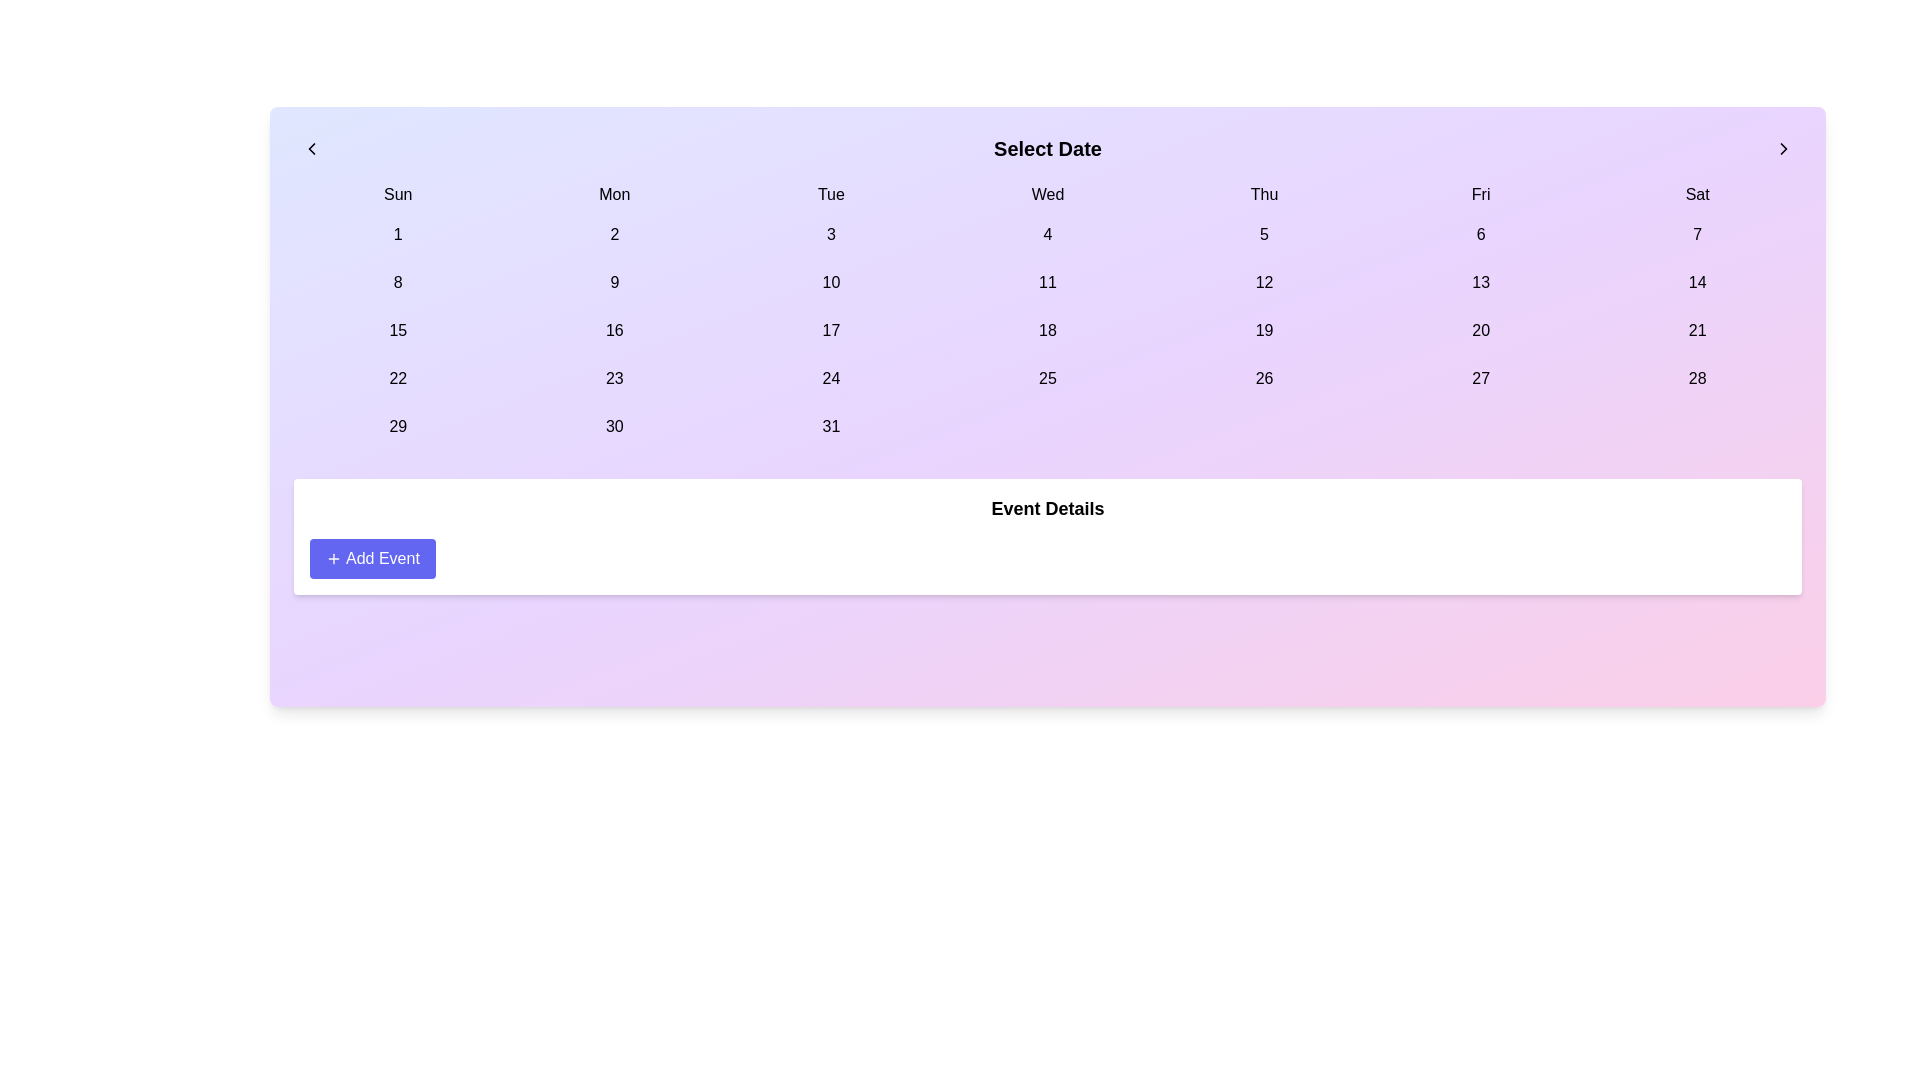  I want to click on the button with a purple background and the number '5' in black, so click(1263, 234).